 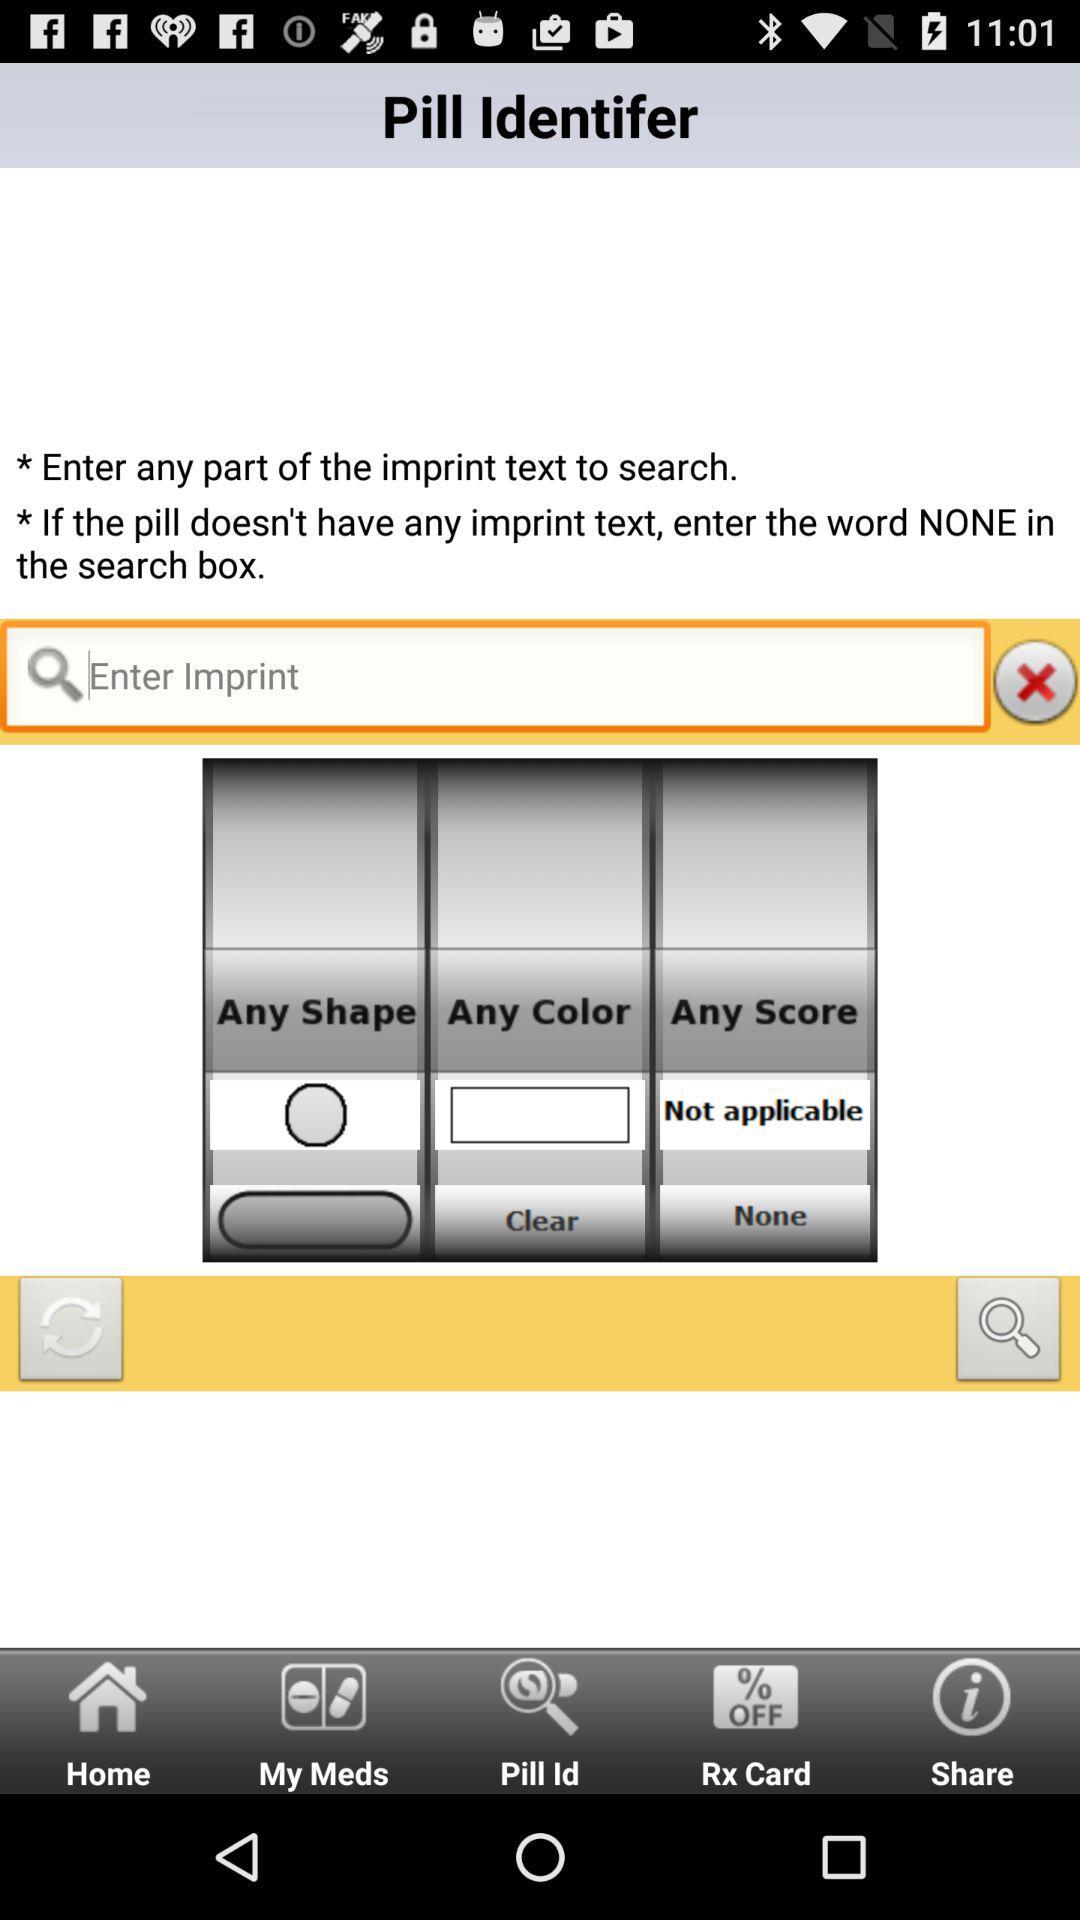 I want to click on the search icon, so click(x=1008, y=1426).